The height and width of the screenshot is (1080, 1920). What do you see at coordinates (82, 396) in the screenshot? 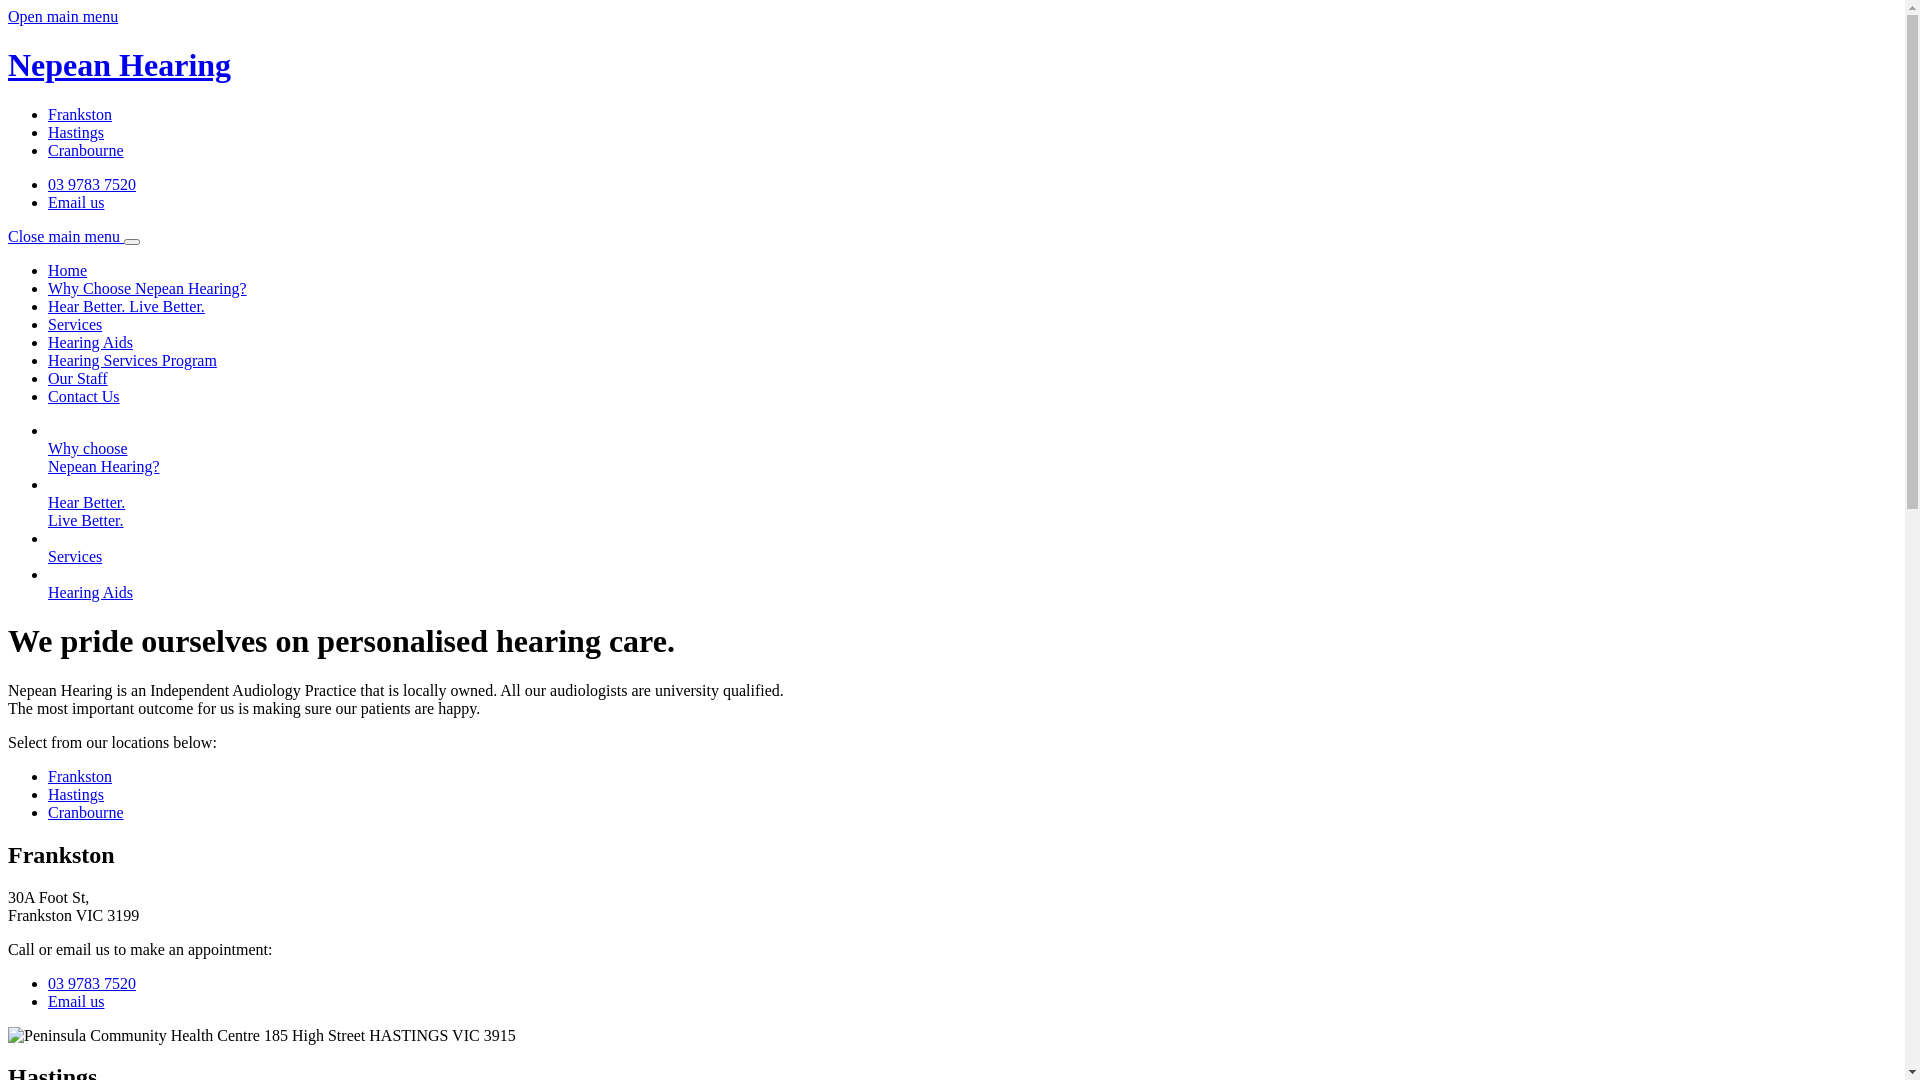
I see `'Contact Us'` at bounding box center [82, 396].